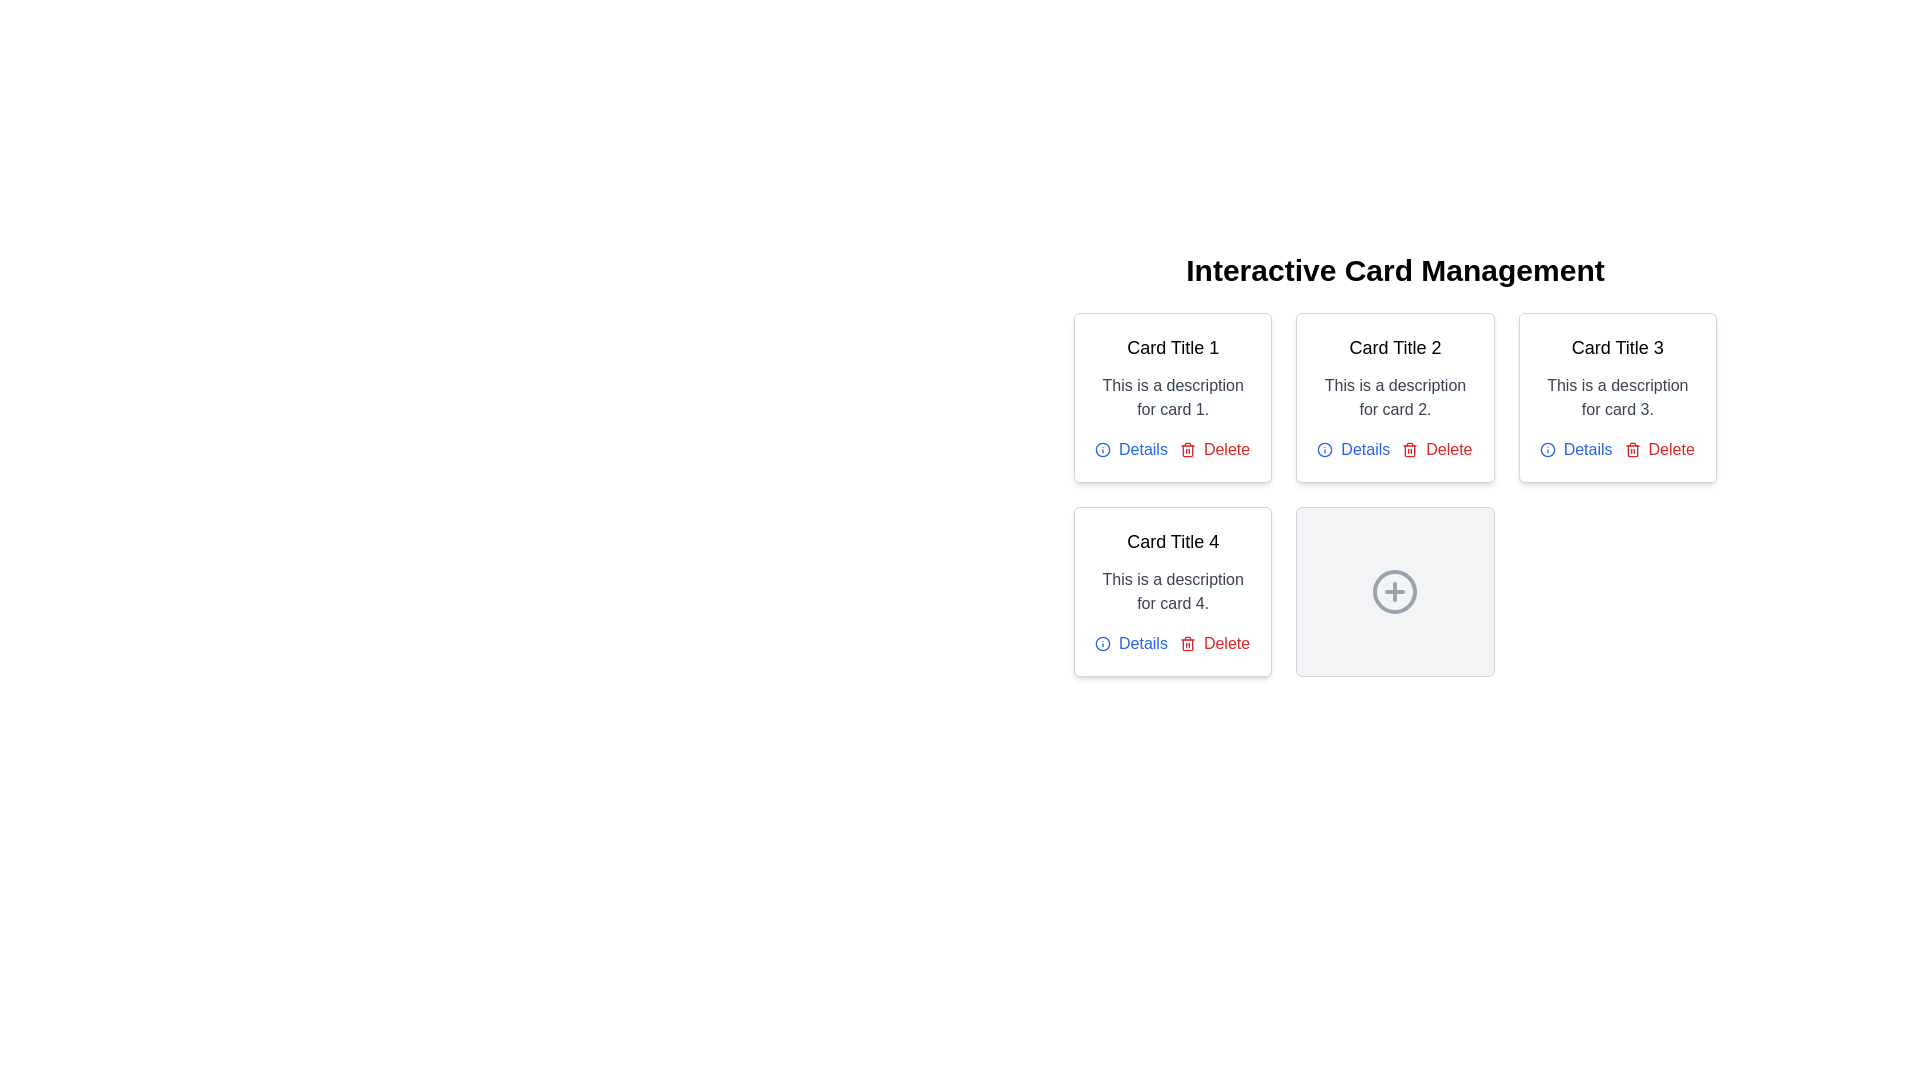 Image resolution: width=1920 pixels, height=1080 pixels. Describe the element at coordinates (1187, 644) in the screenshot. I see `the trash can icon located at the bottom right corner of 'Card Title 4'` at that location.